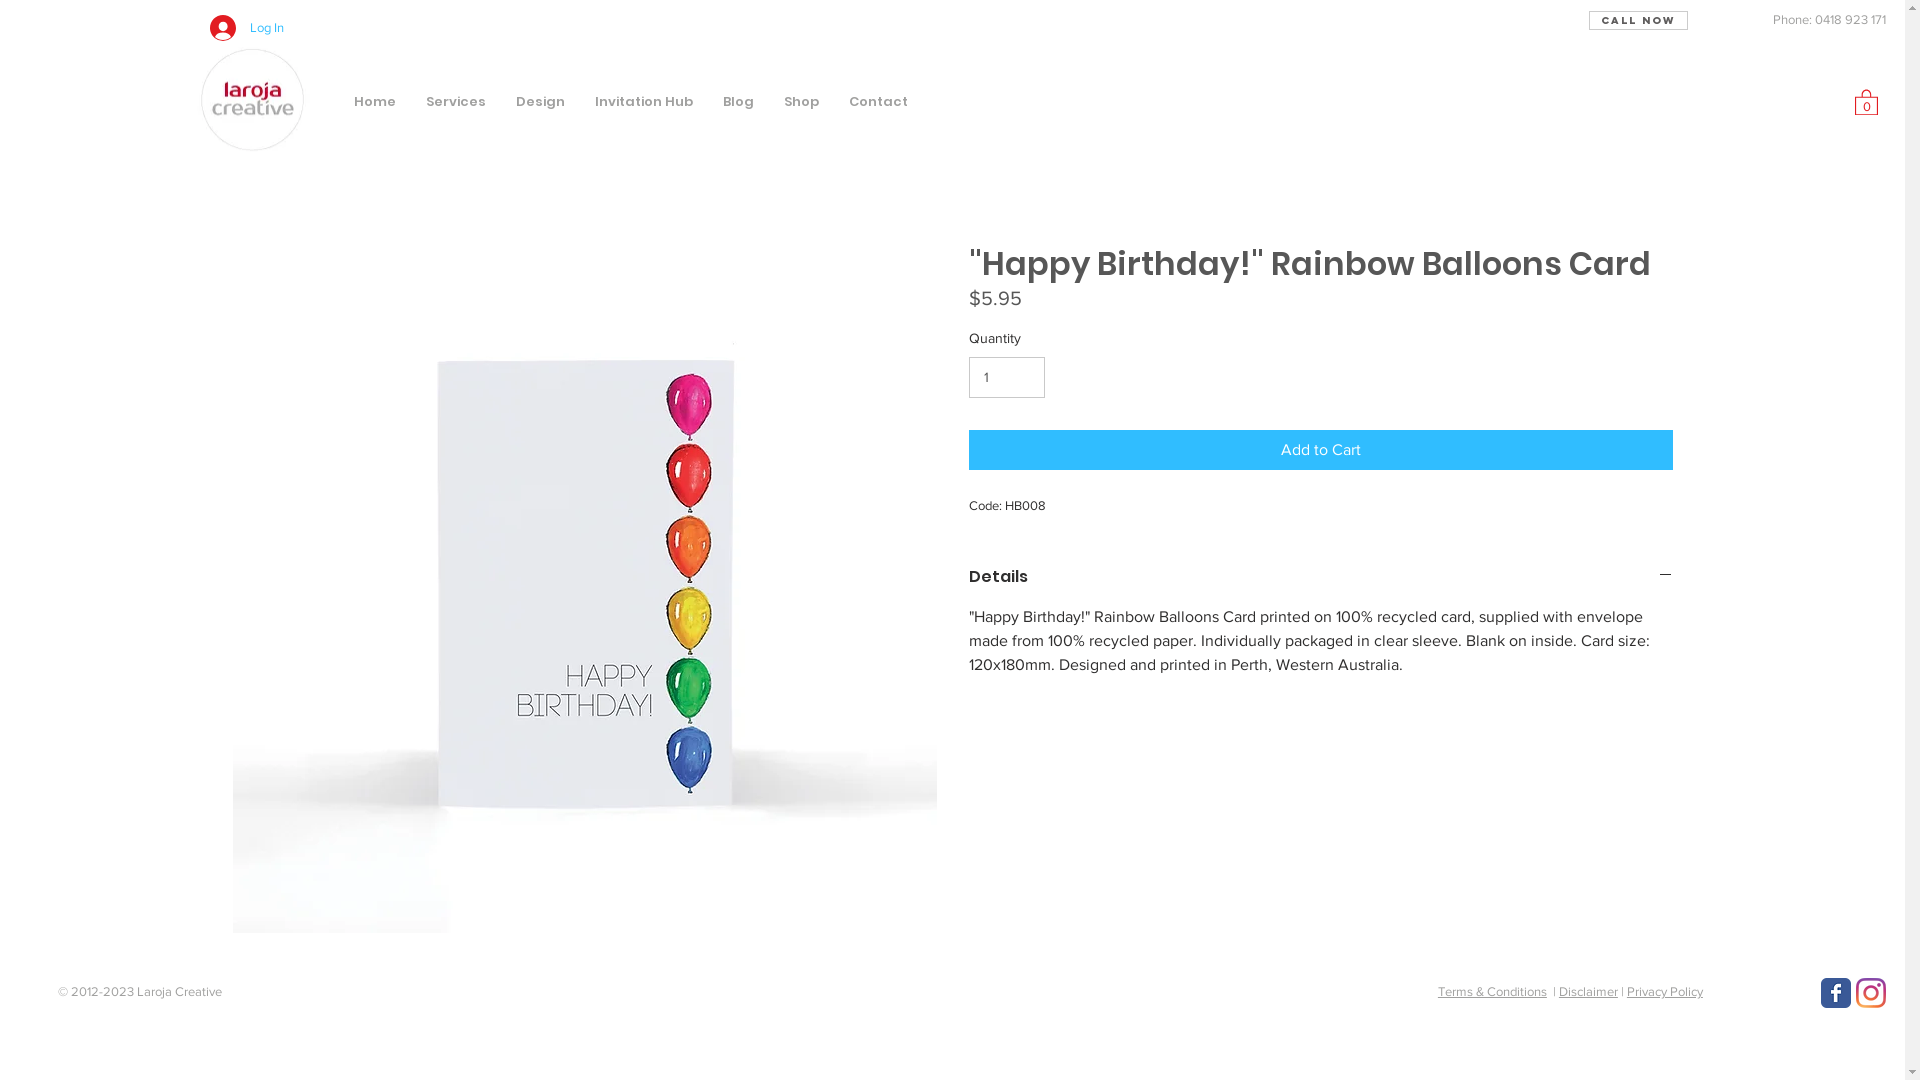 The width and height of the screenshot is (1920, 1080). Describe the element at coordinates (455, 100) in the screenshot. I see `'Services'` at that location.